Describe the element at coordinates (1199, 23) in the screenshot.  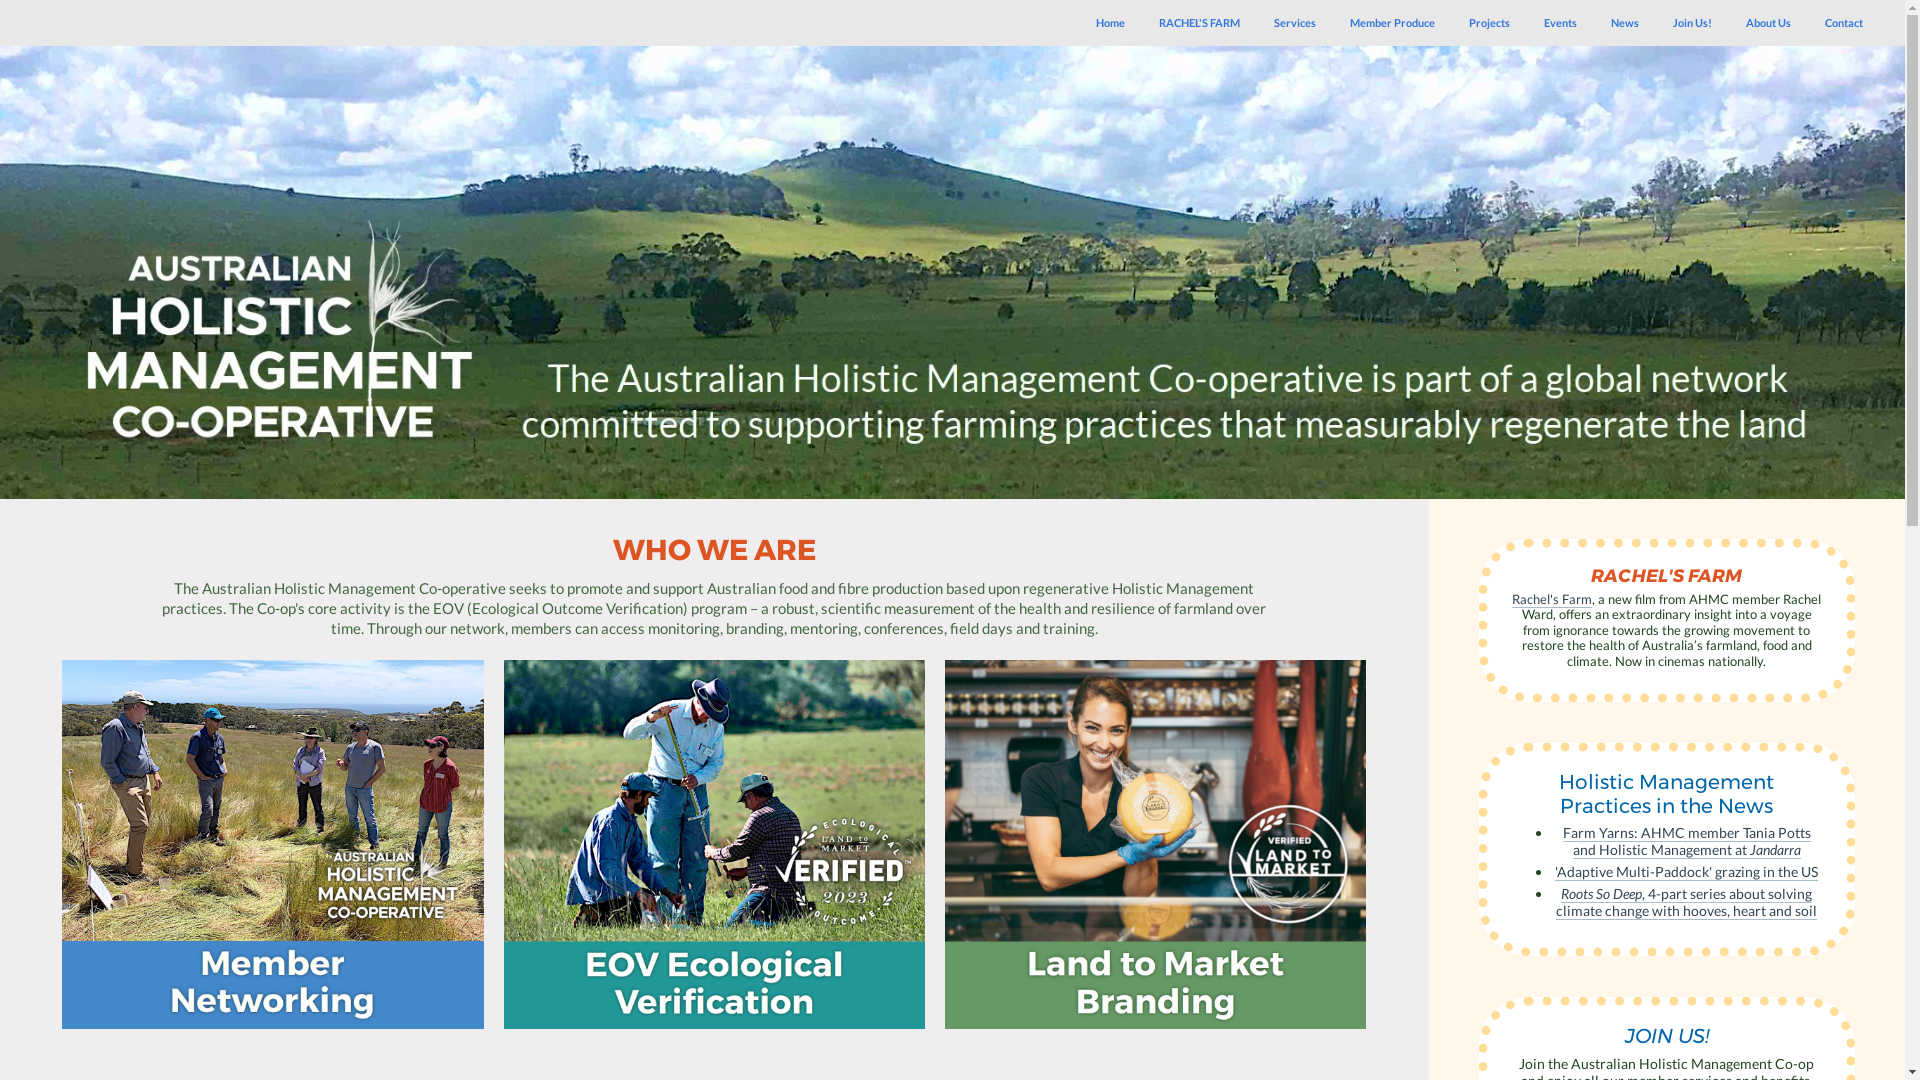
I see `'RACHEL'S FARM'` at that location.